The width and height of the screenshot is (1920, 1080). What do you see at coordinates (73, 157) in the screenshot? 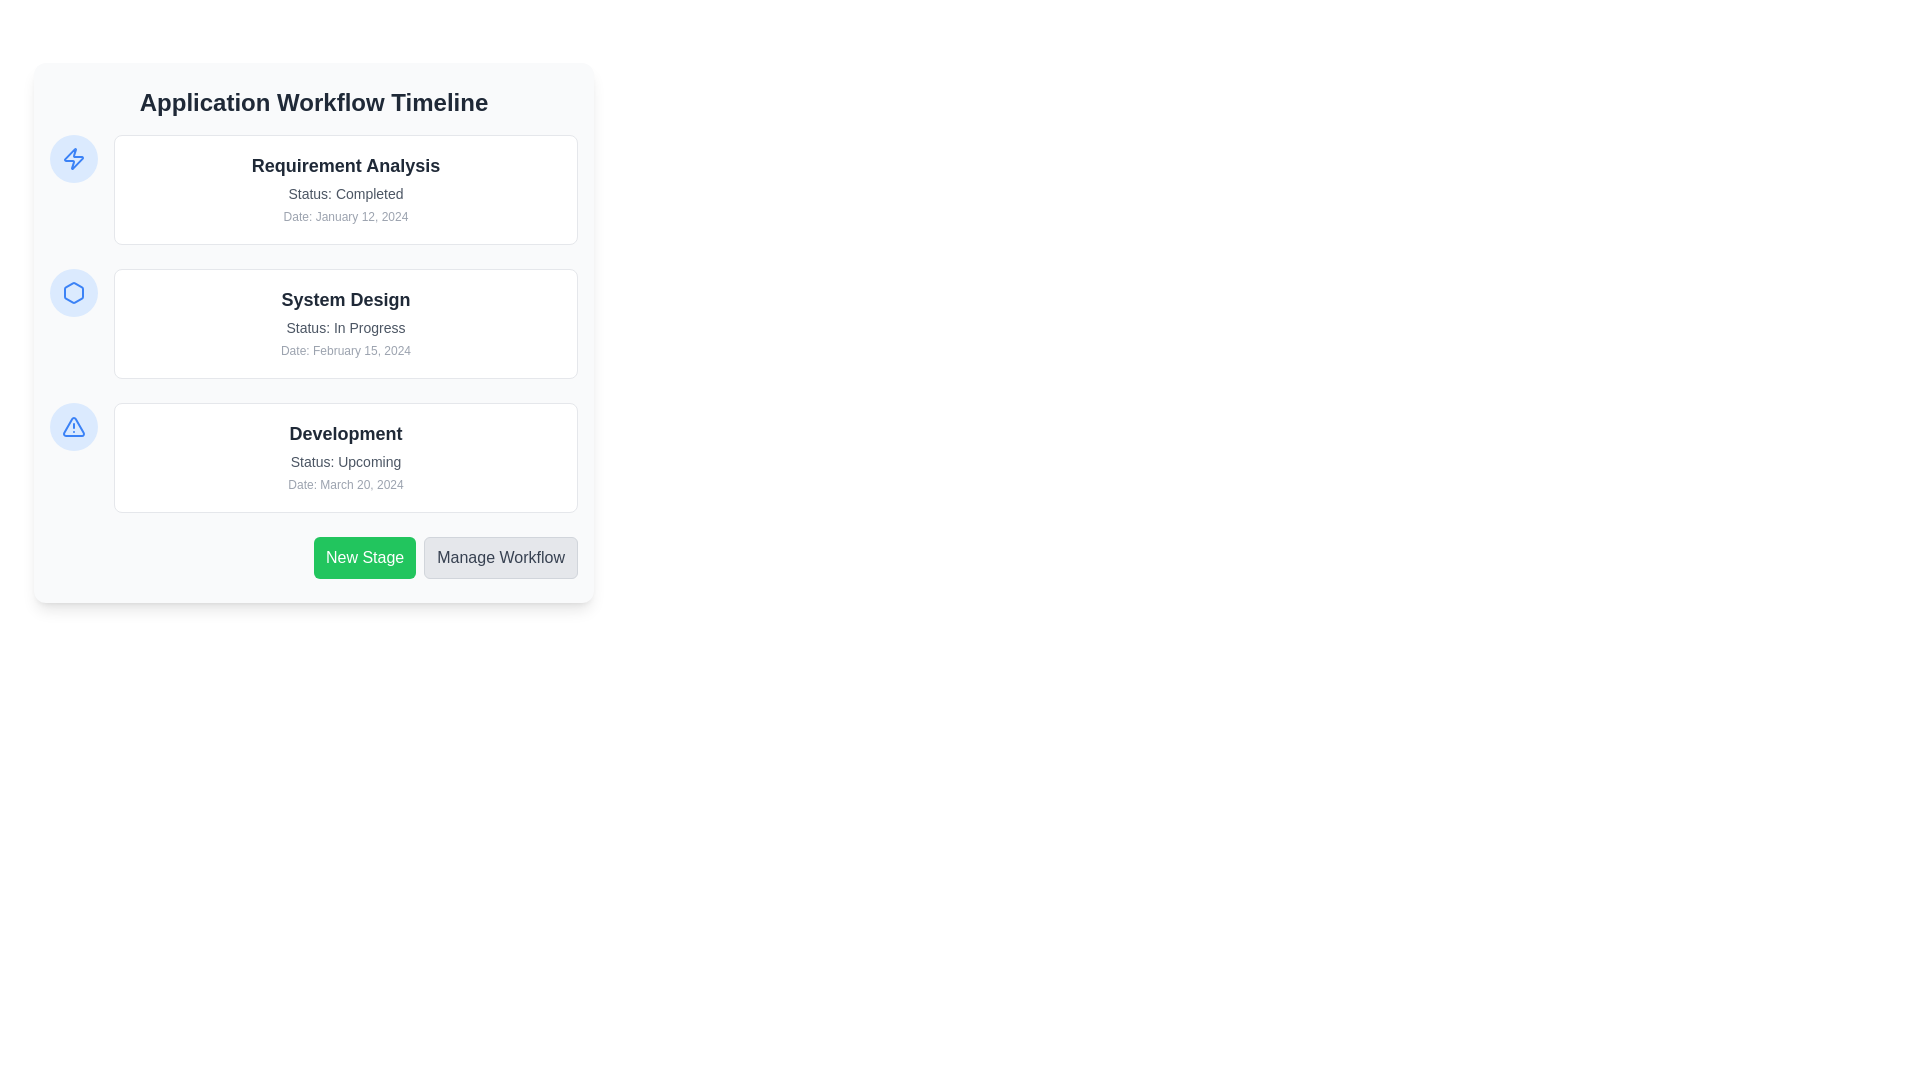
I see `the blue lightning bolt icon in the timeline interface for the 'Requirement Analysis' workflow stage, indicating the status as 'Completed'` at bounding box center [73, 157].